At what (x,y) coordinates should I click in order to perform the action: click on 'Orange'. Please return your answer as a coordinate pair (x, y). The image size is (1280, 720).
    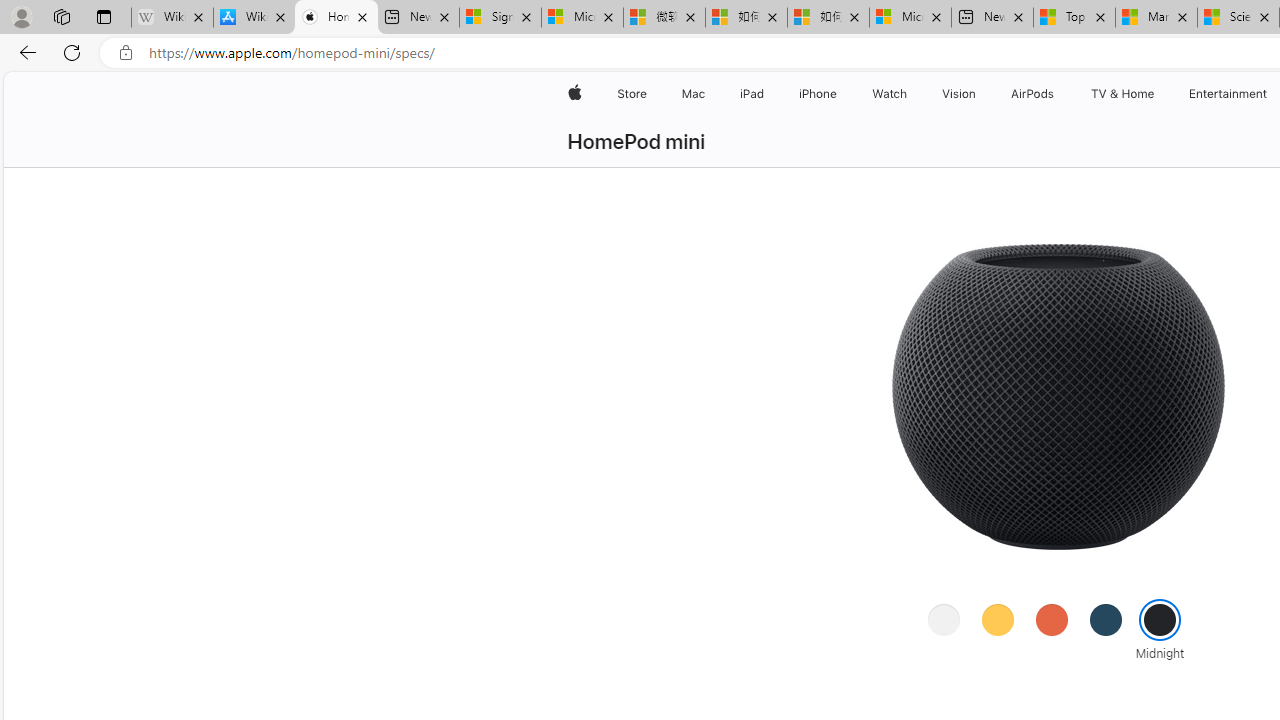
    Looking at the image, I should click on (1050, 618).